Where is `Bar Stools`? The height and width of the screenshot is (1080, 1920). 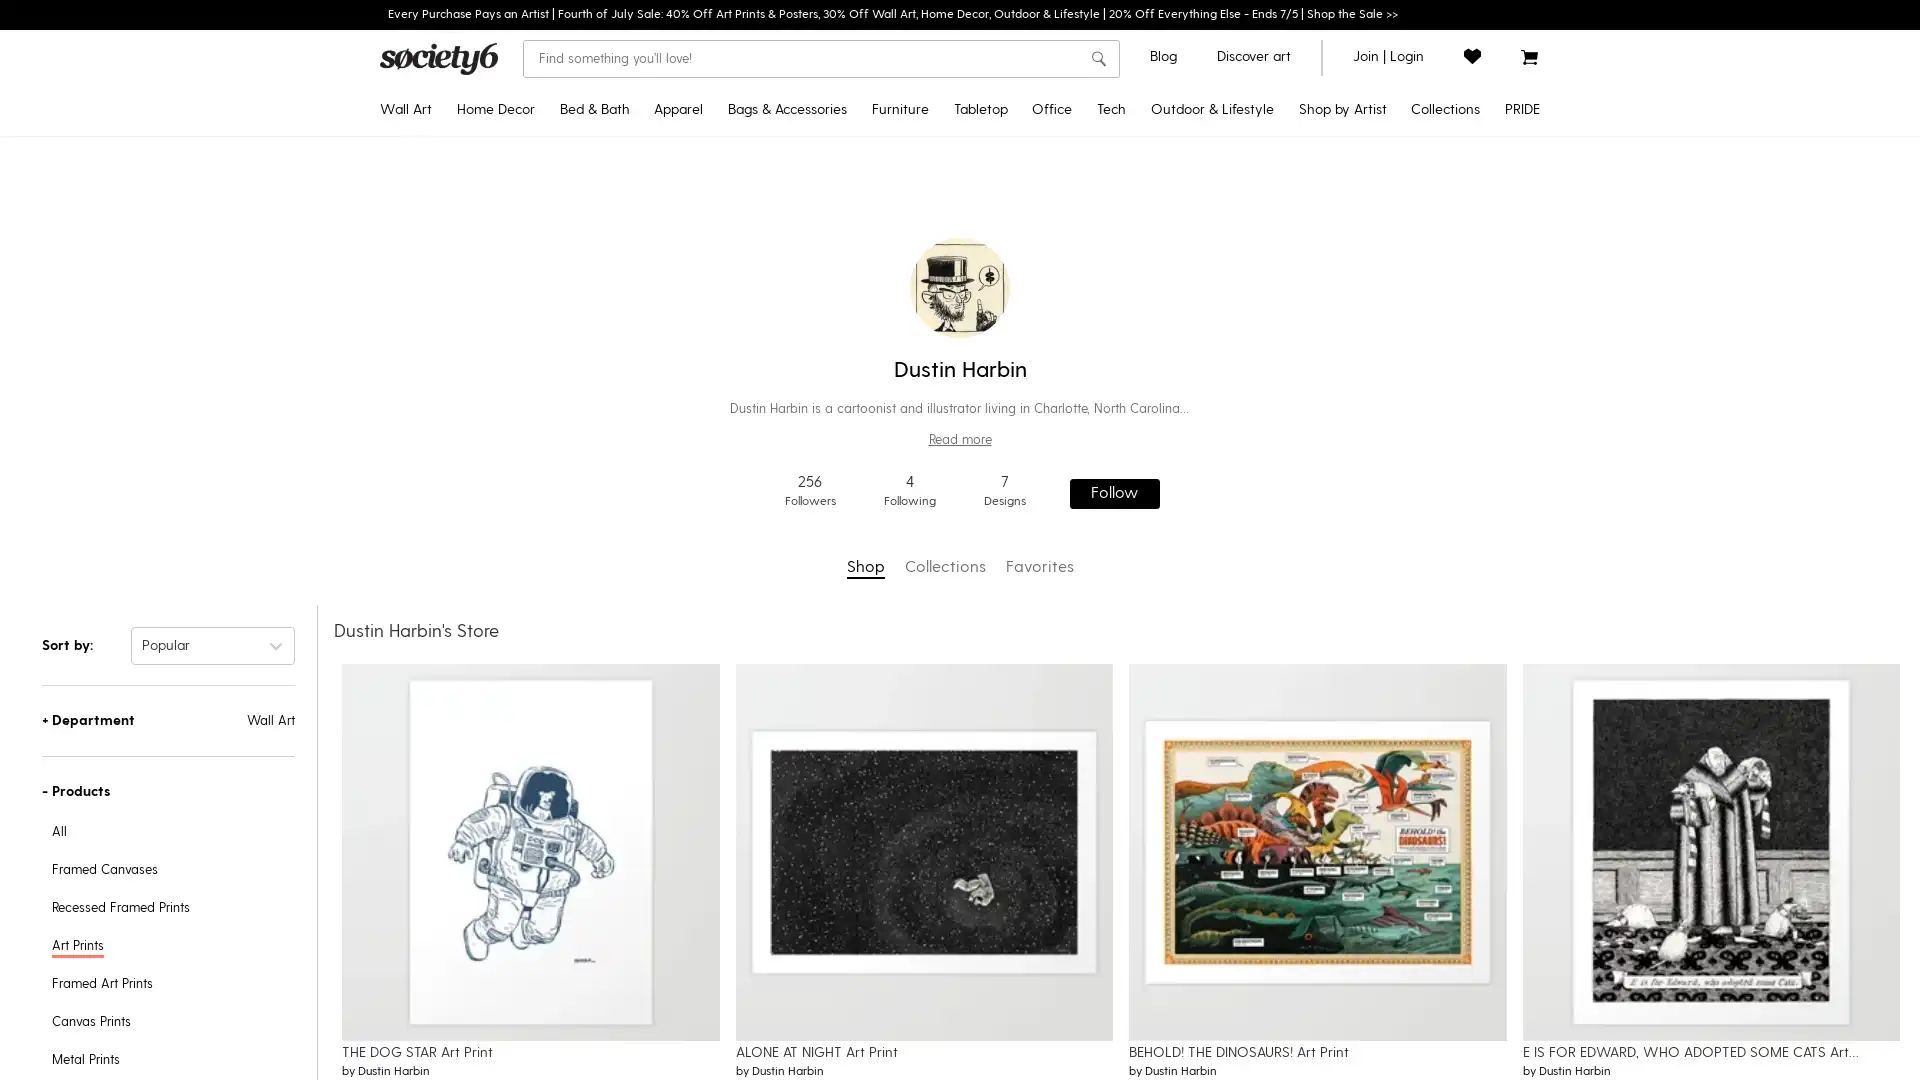
Bar Stools is located at coordinates (934, 224).